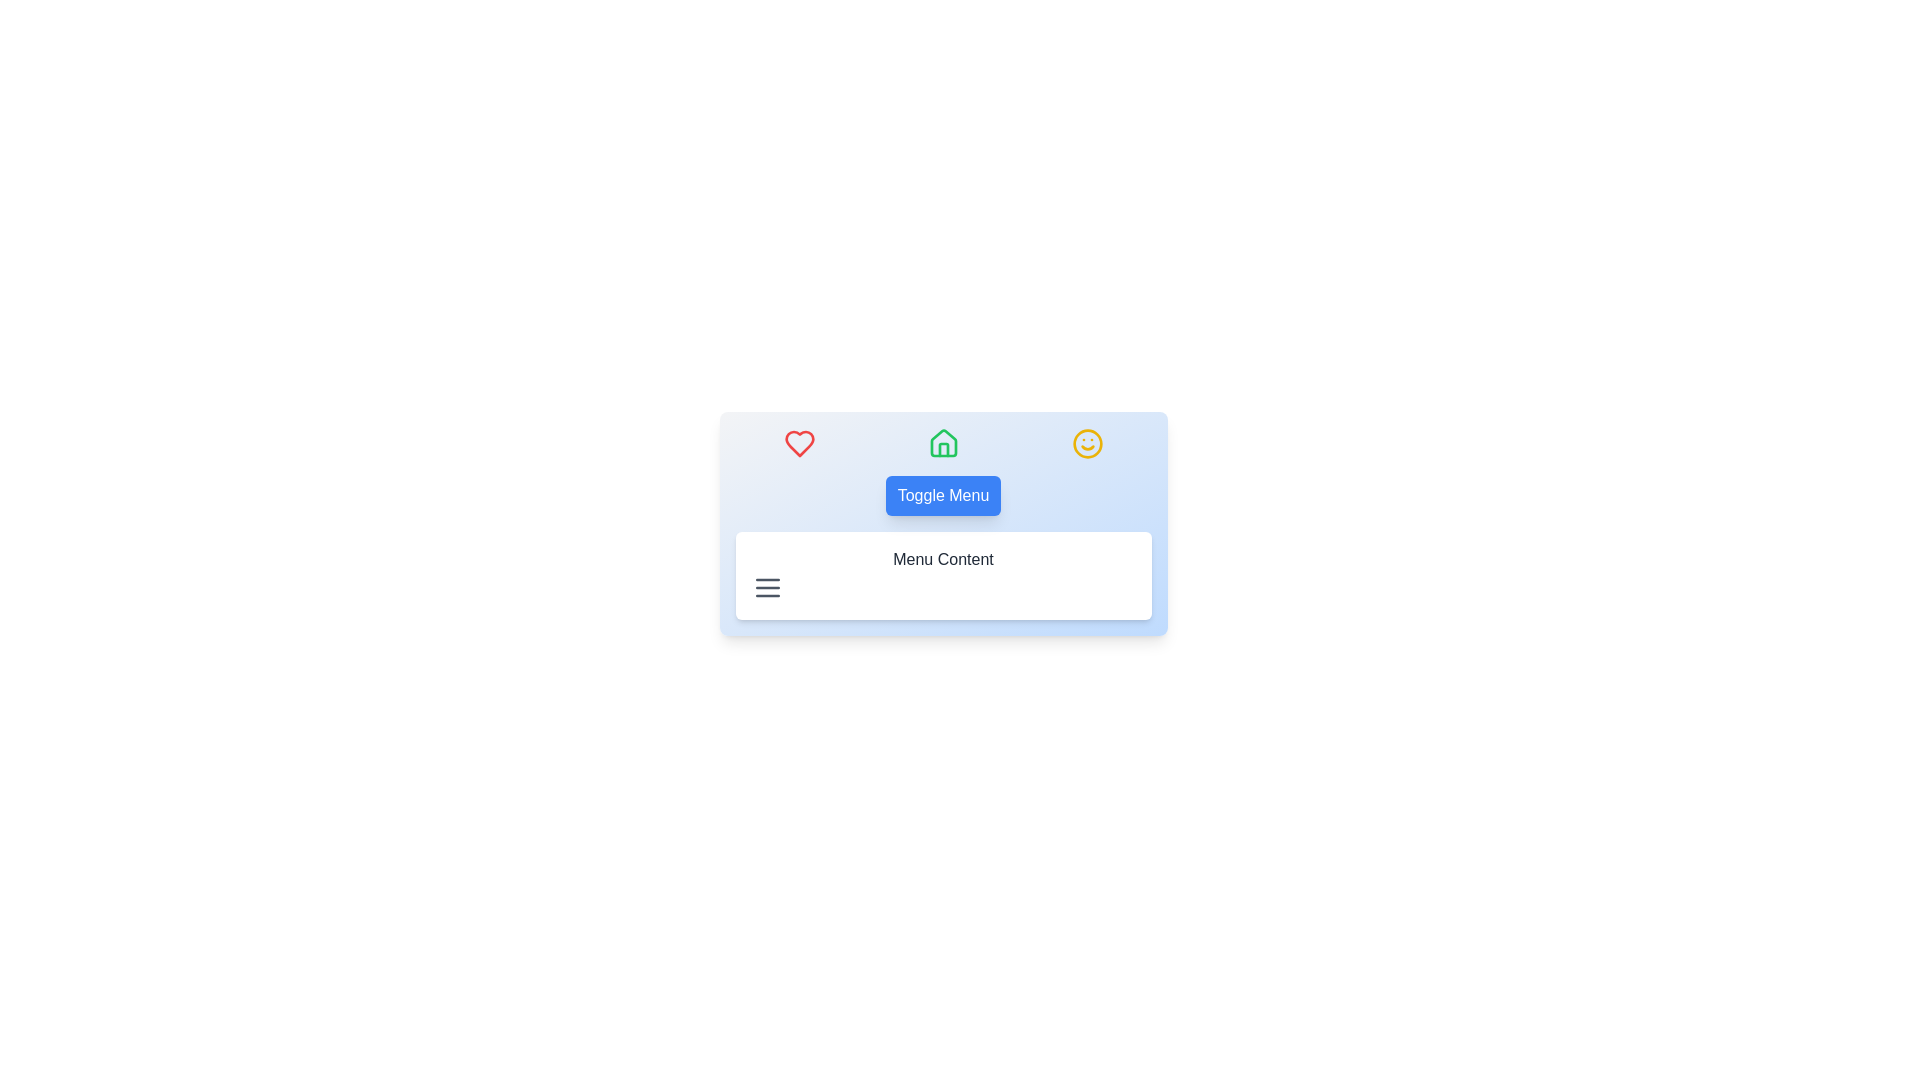 The width and height of the screenshot is (1920, 1080). What do you see at coordinates (942, 495) in the screenshot?
I see `the button located within the card below the row of three icons (red heart, green house, yellow smiley)` at bounding box center [942, 495].